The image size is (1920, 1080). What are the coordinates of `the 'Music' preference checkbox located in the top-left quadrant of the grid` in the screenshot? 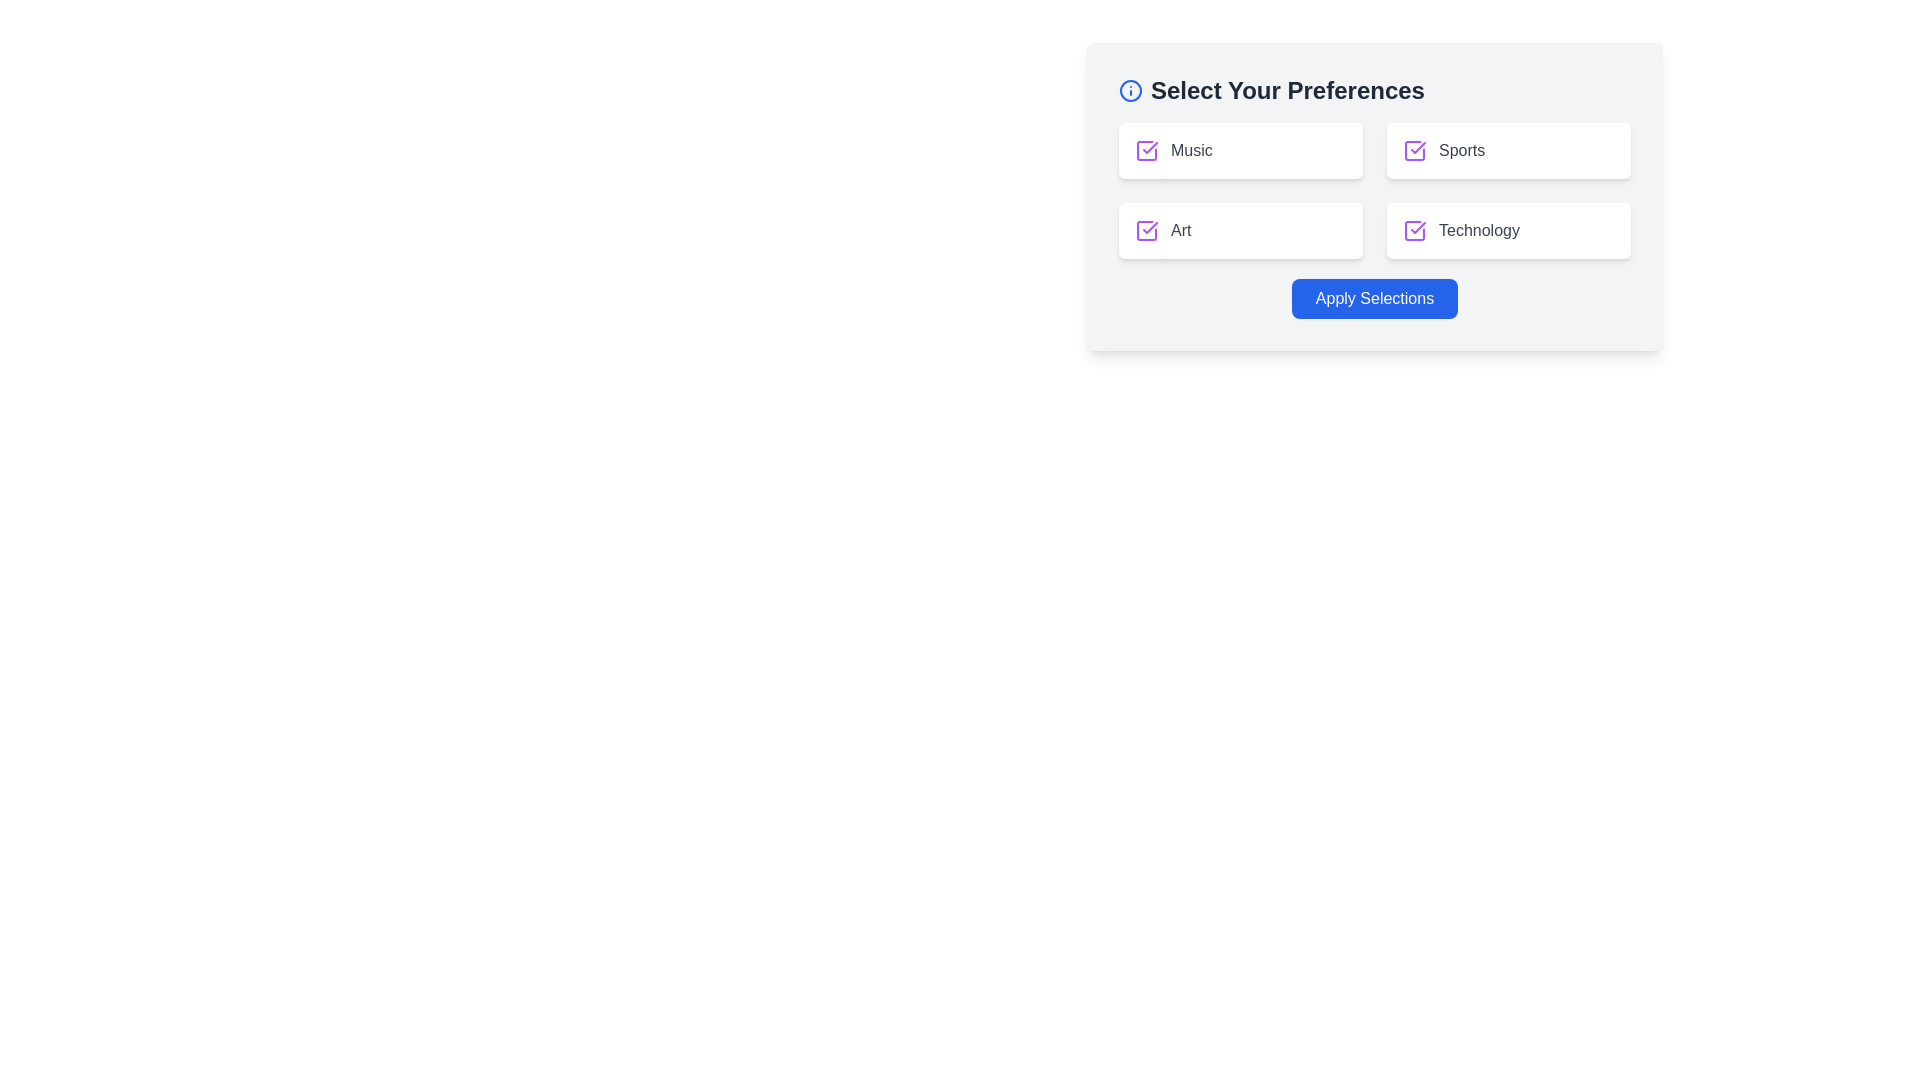 It's located at (1147, 149).